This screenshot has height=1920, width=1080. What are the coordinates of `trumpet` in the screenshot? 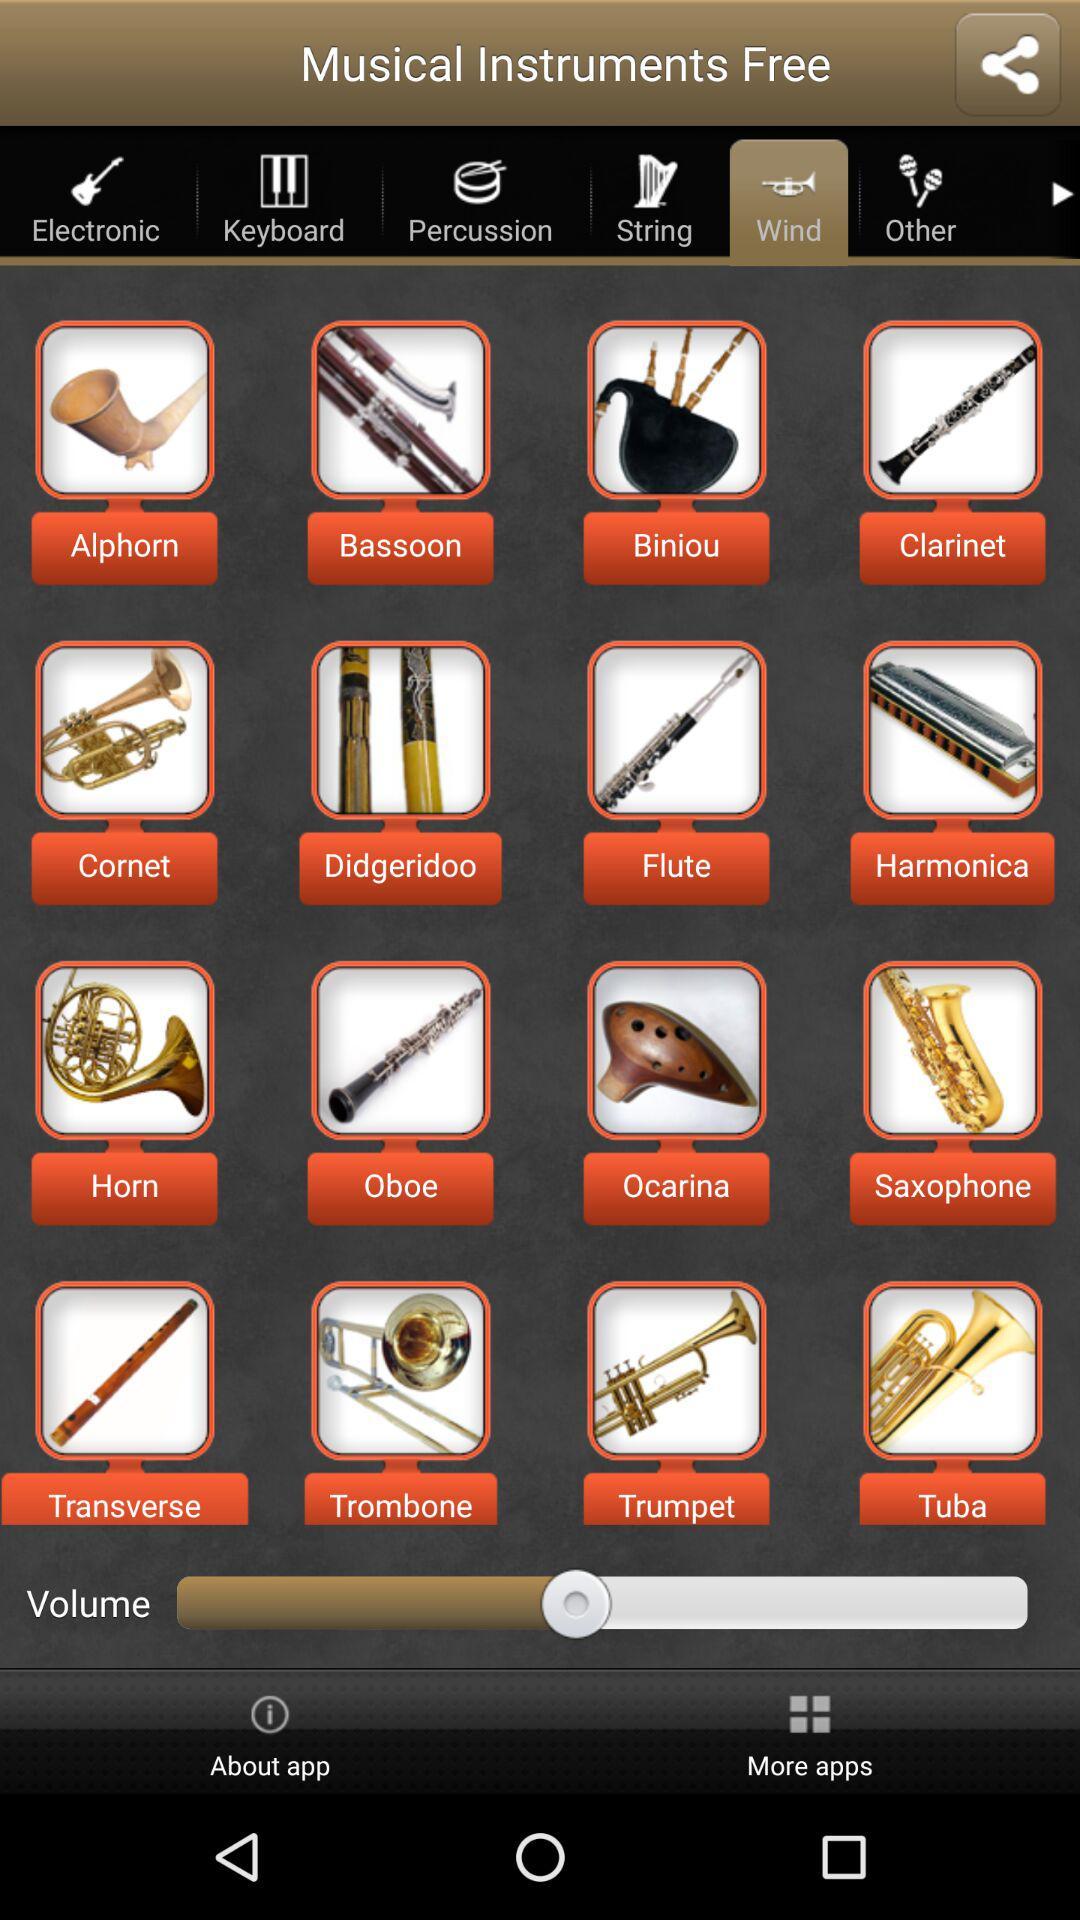 It's located at (675, 1369).